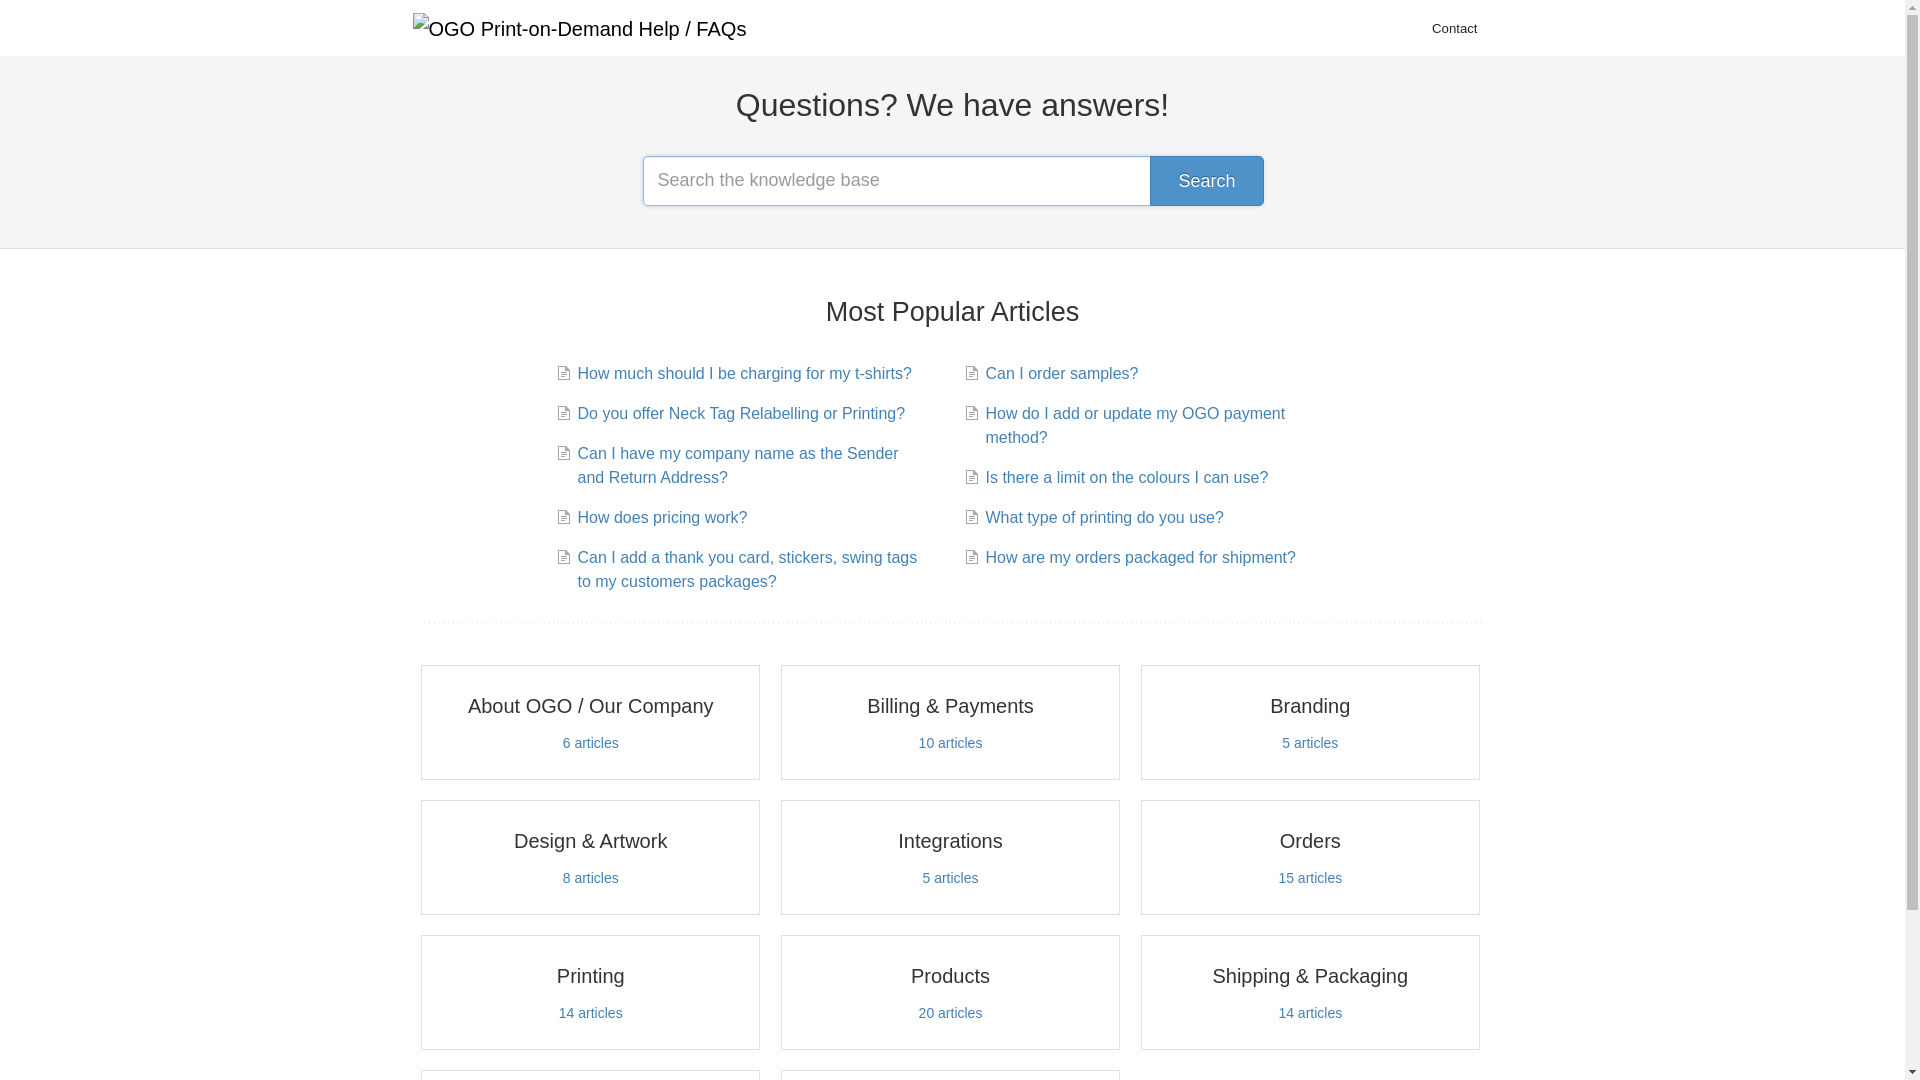 Image resolution: width=1920 pixels, height=1080 pixels. I want to click on 'Shipping & Packaging, so click(1141, 992).